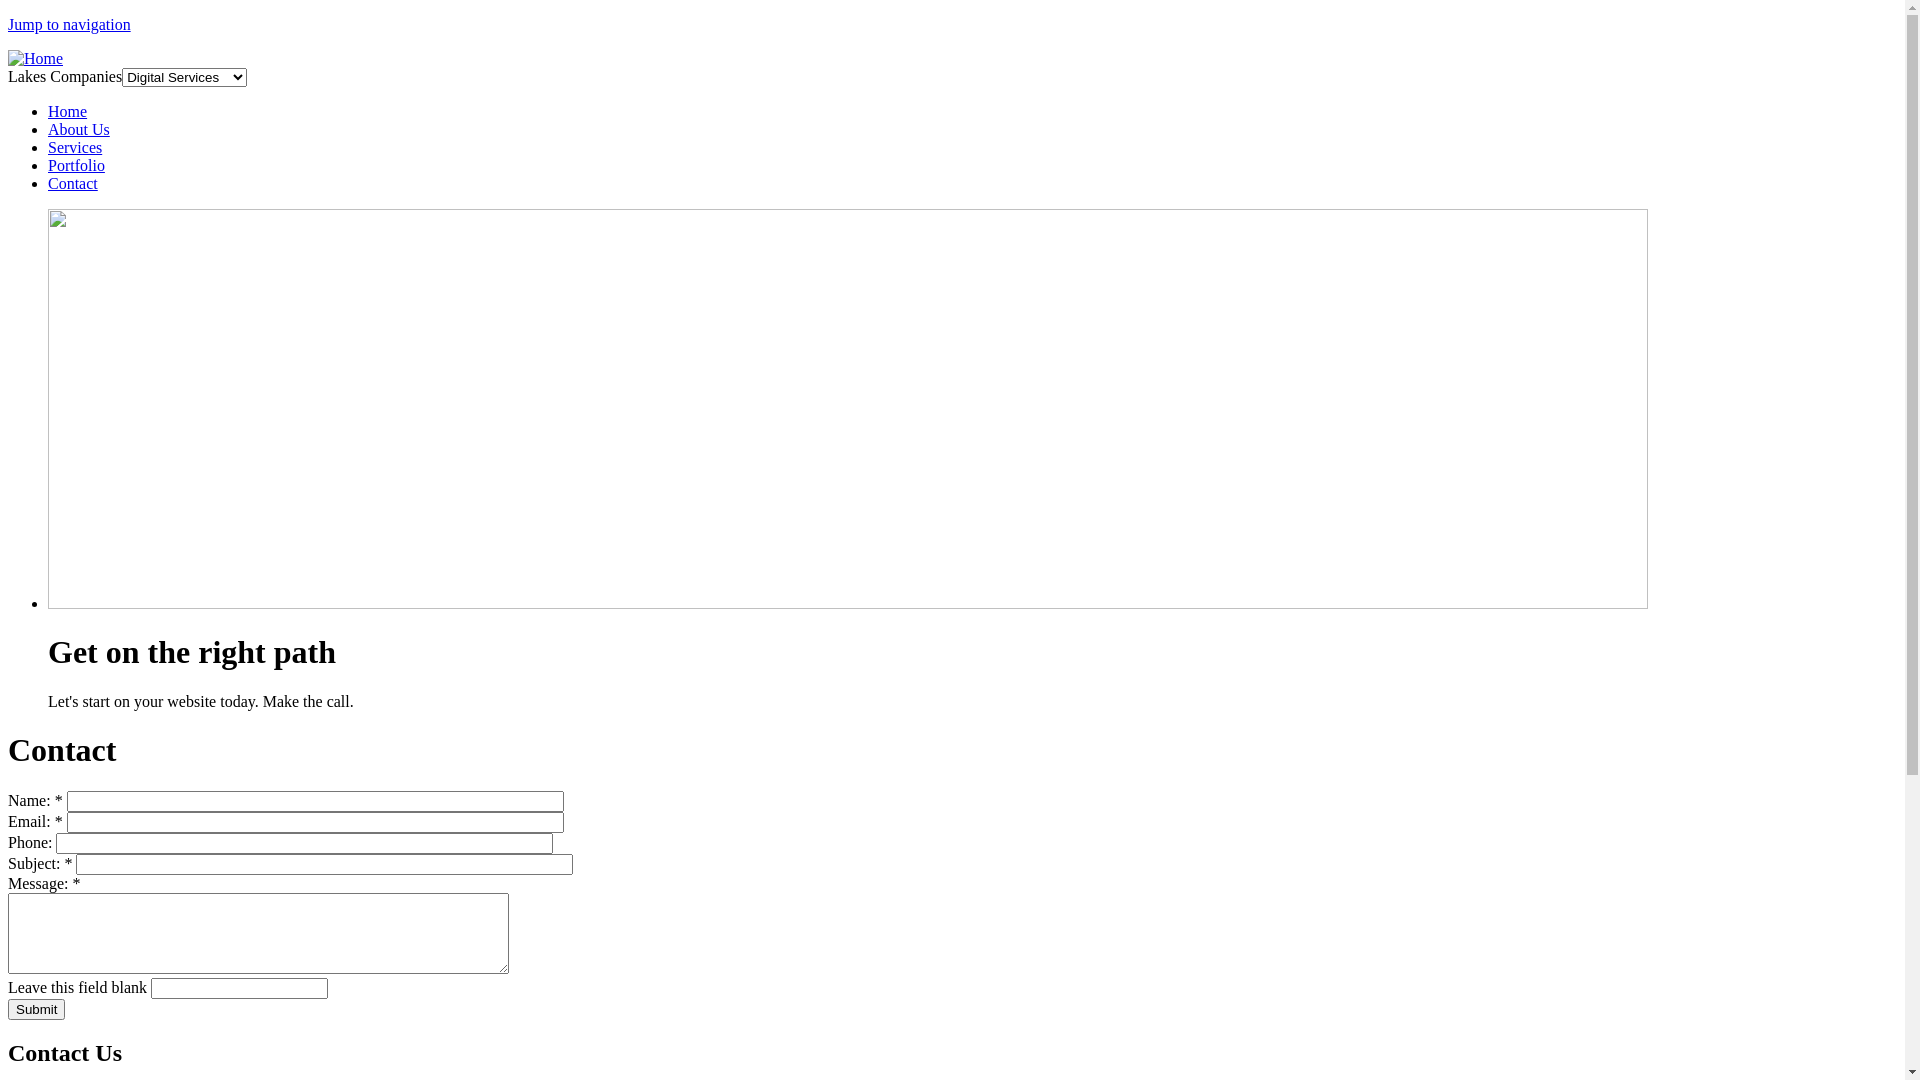  Describe the element at coordinates (75, 146) in the screenshot. I see `'Services'` at that location.